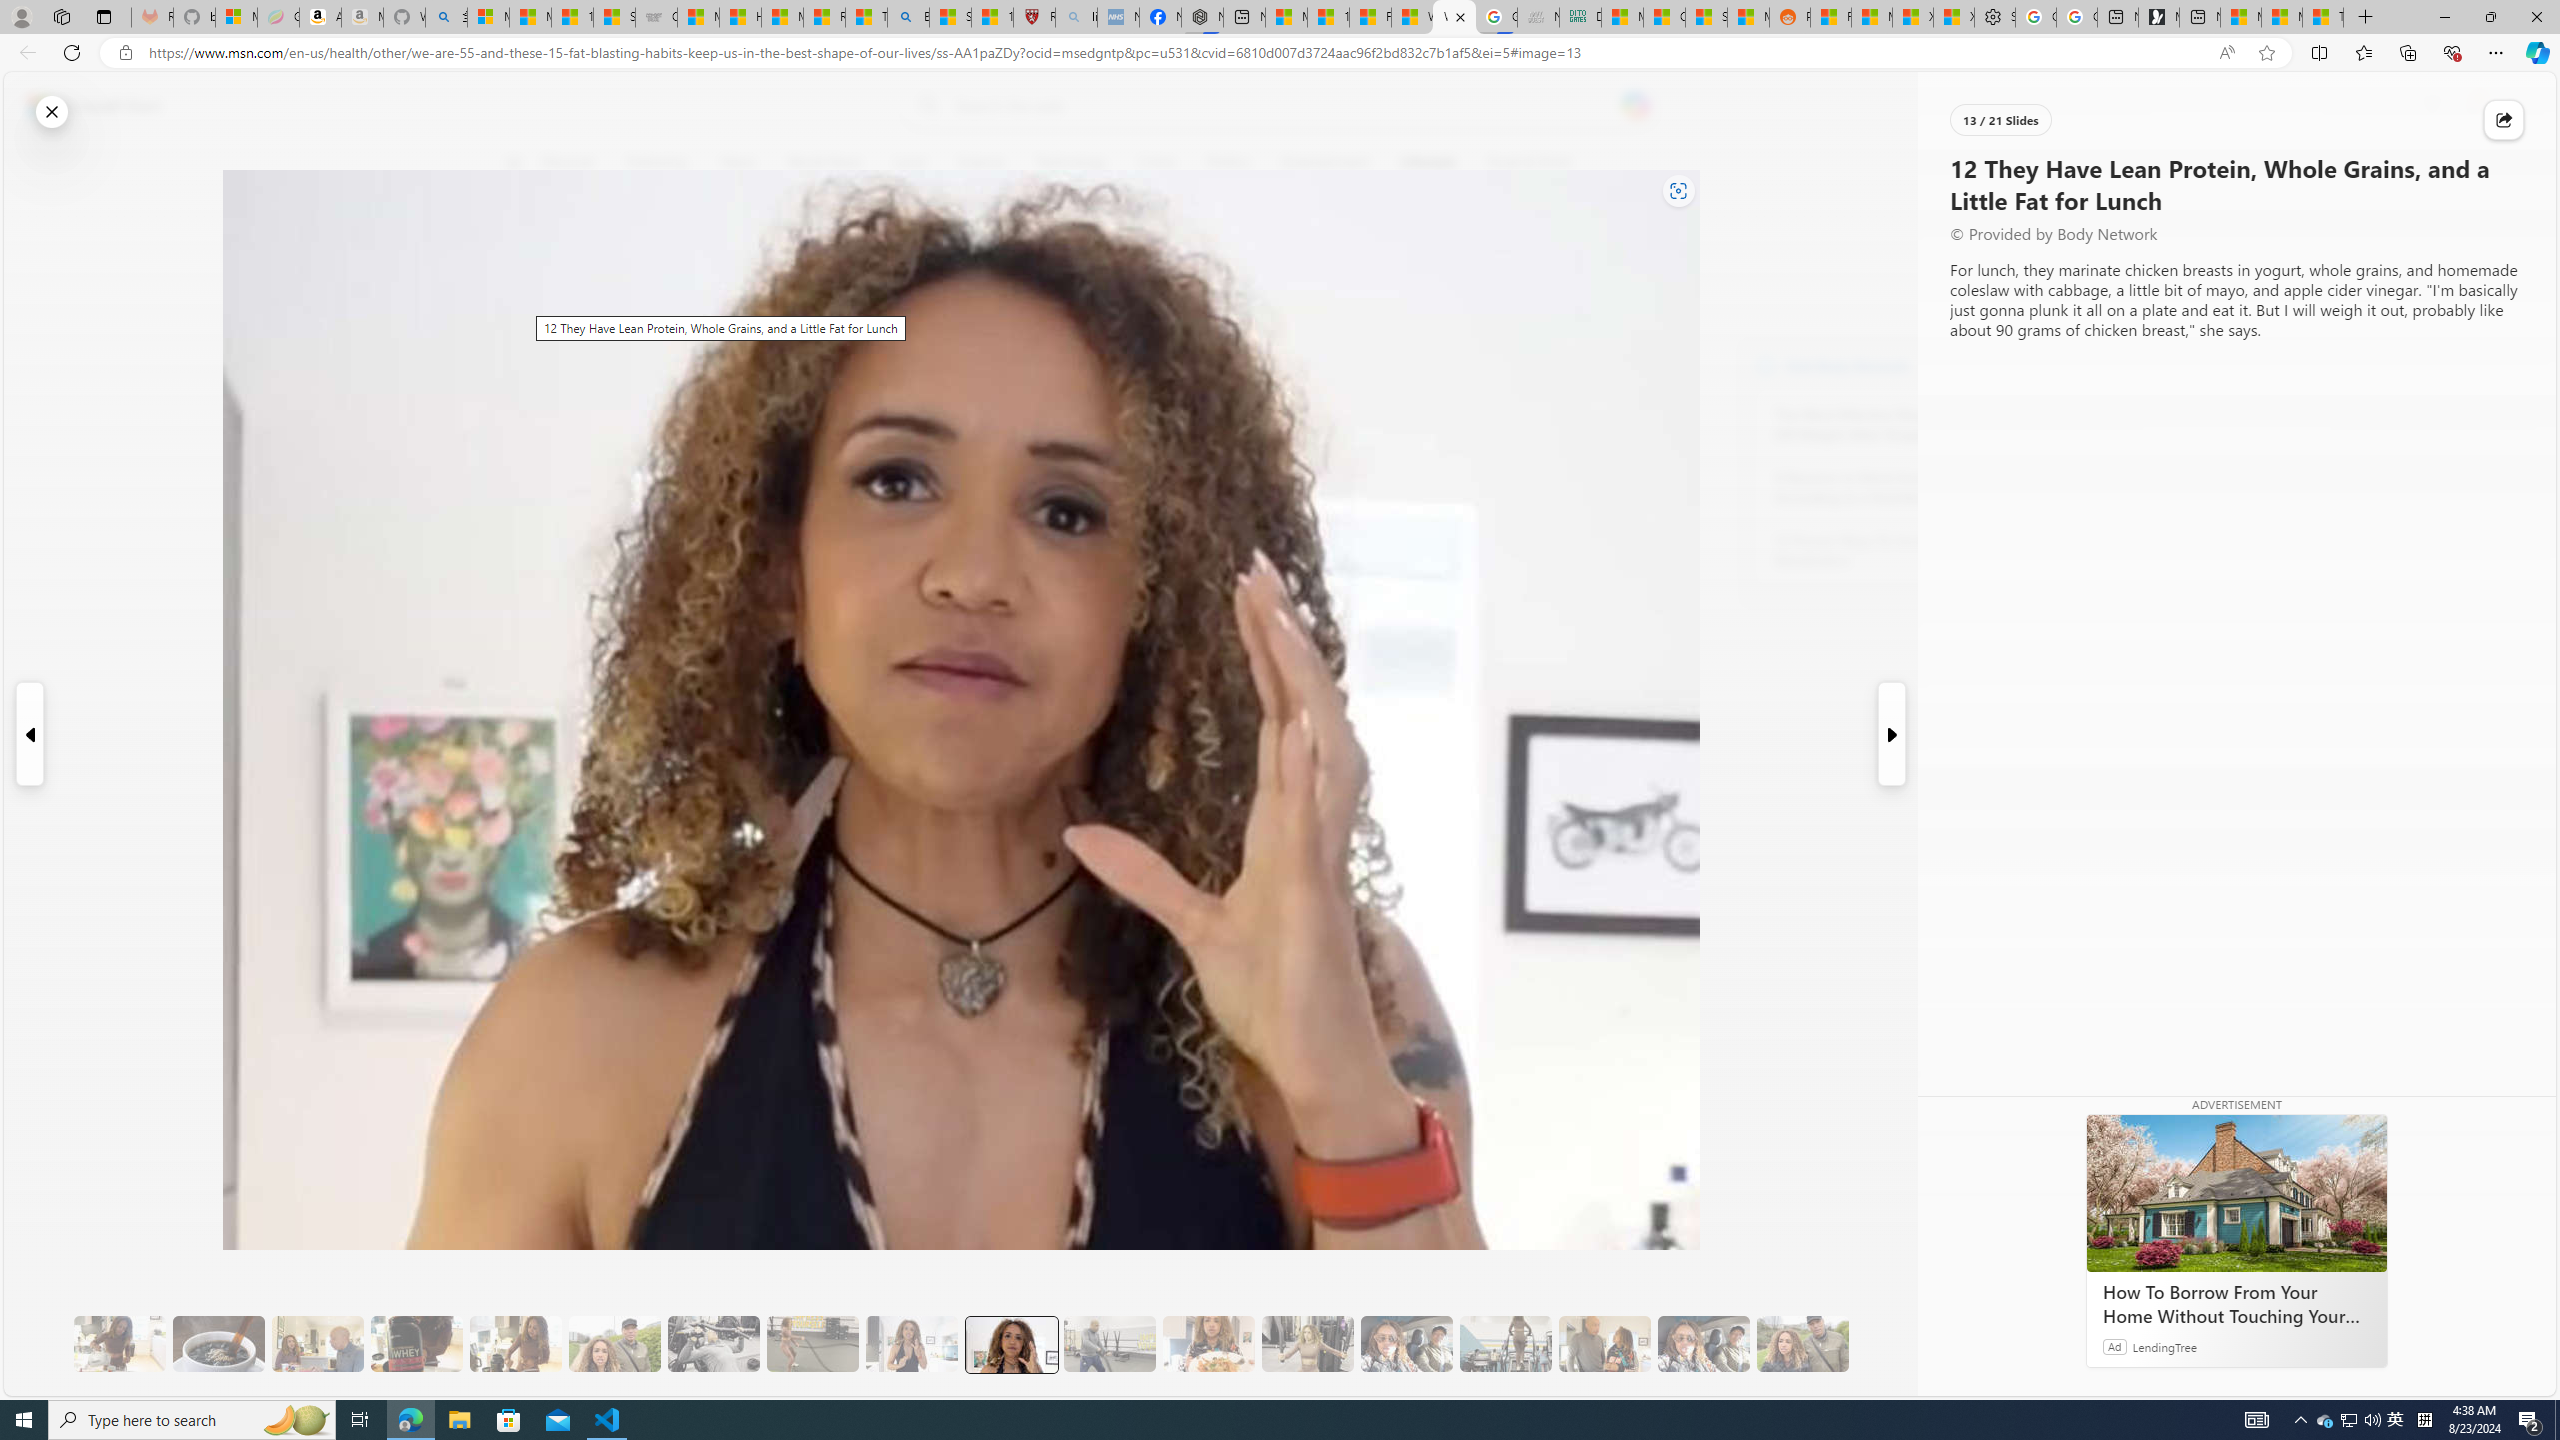  I want to click on '8 Be Mindful of Coffee', so click(217, 1344).